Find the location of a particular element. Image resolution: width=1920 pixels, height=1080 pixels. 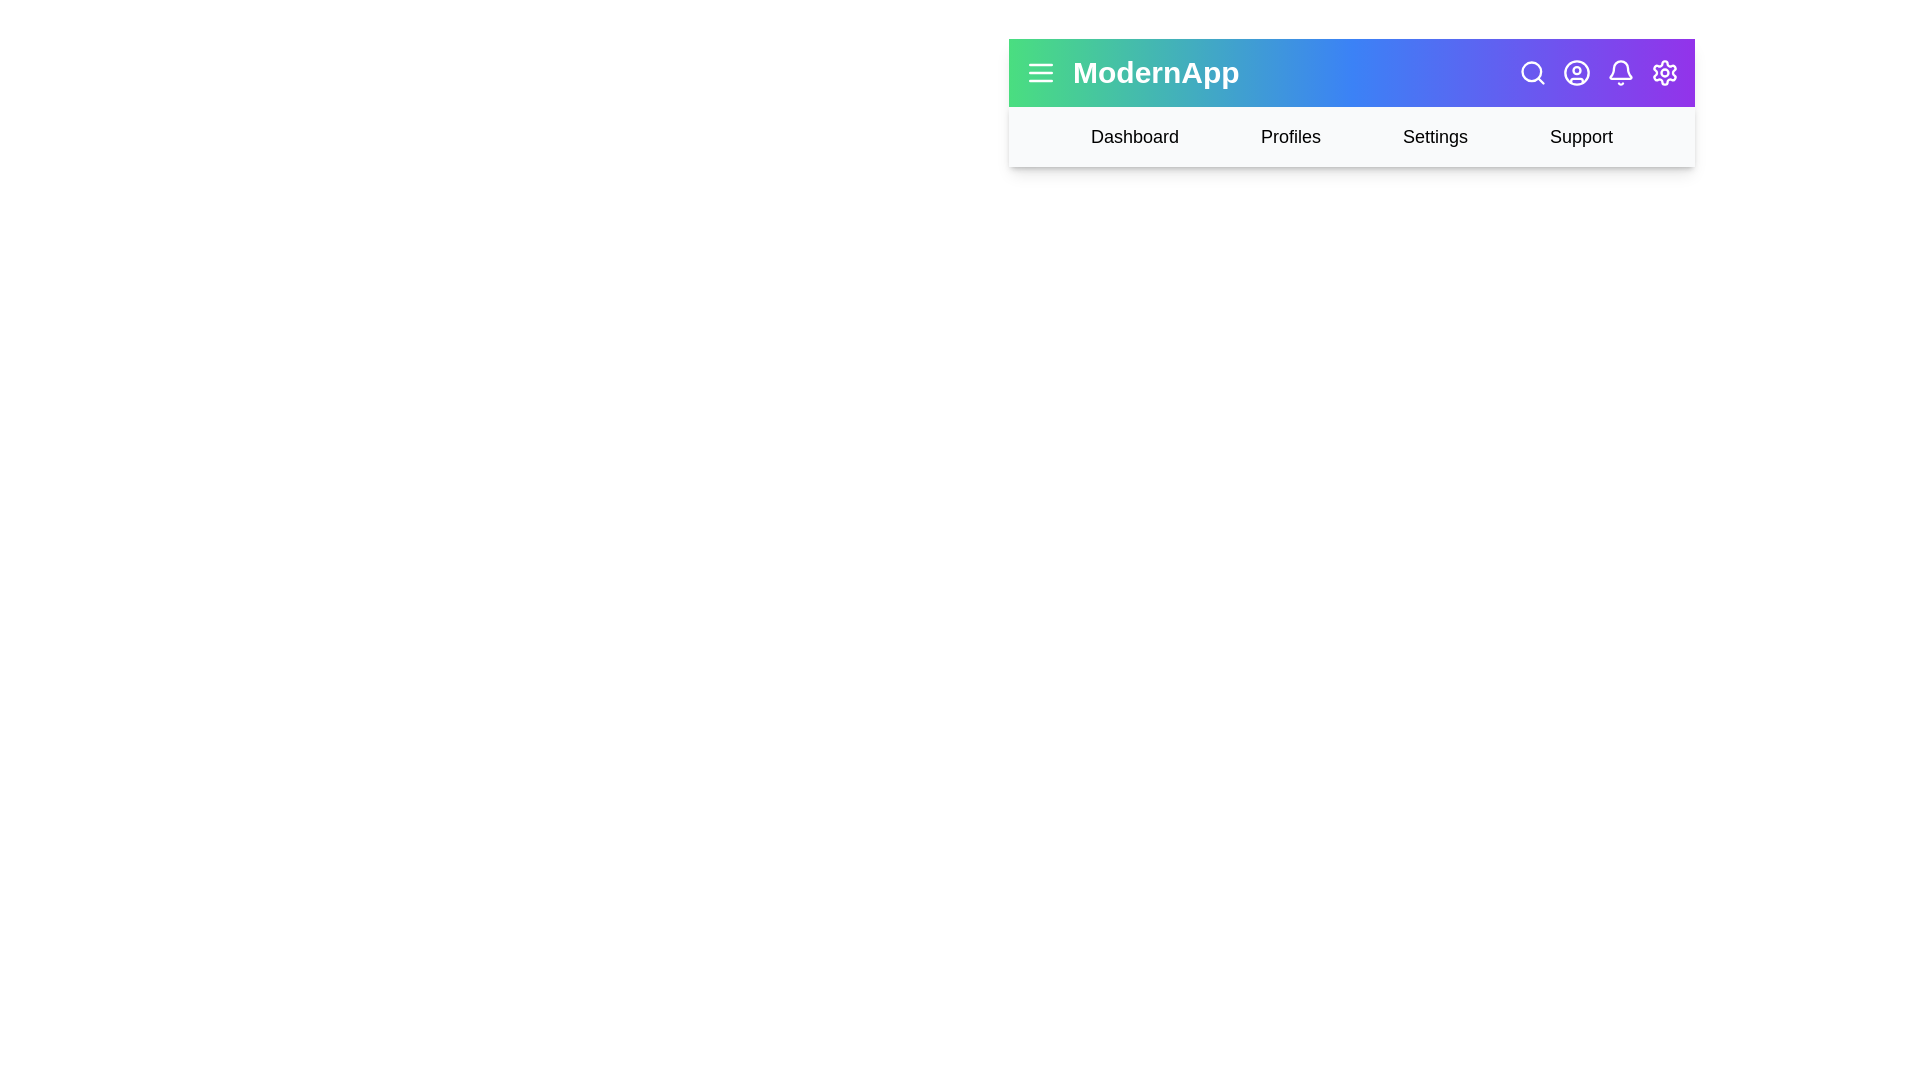

the search icon to initiate a search is located at coordinates (1531, 72).